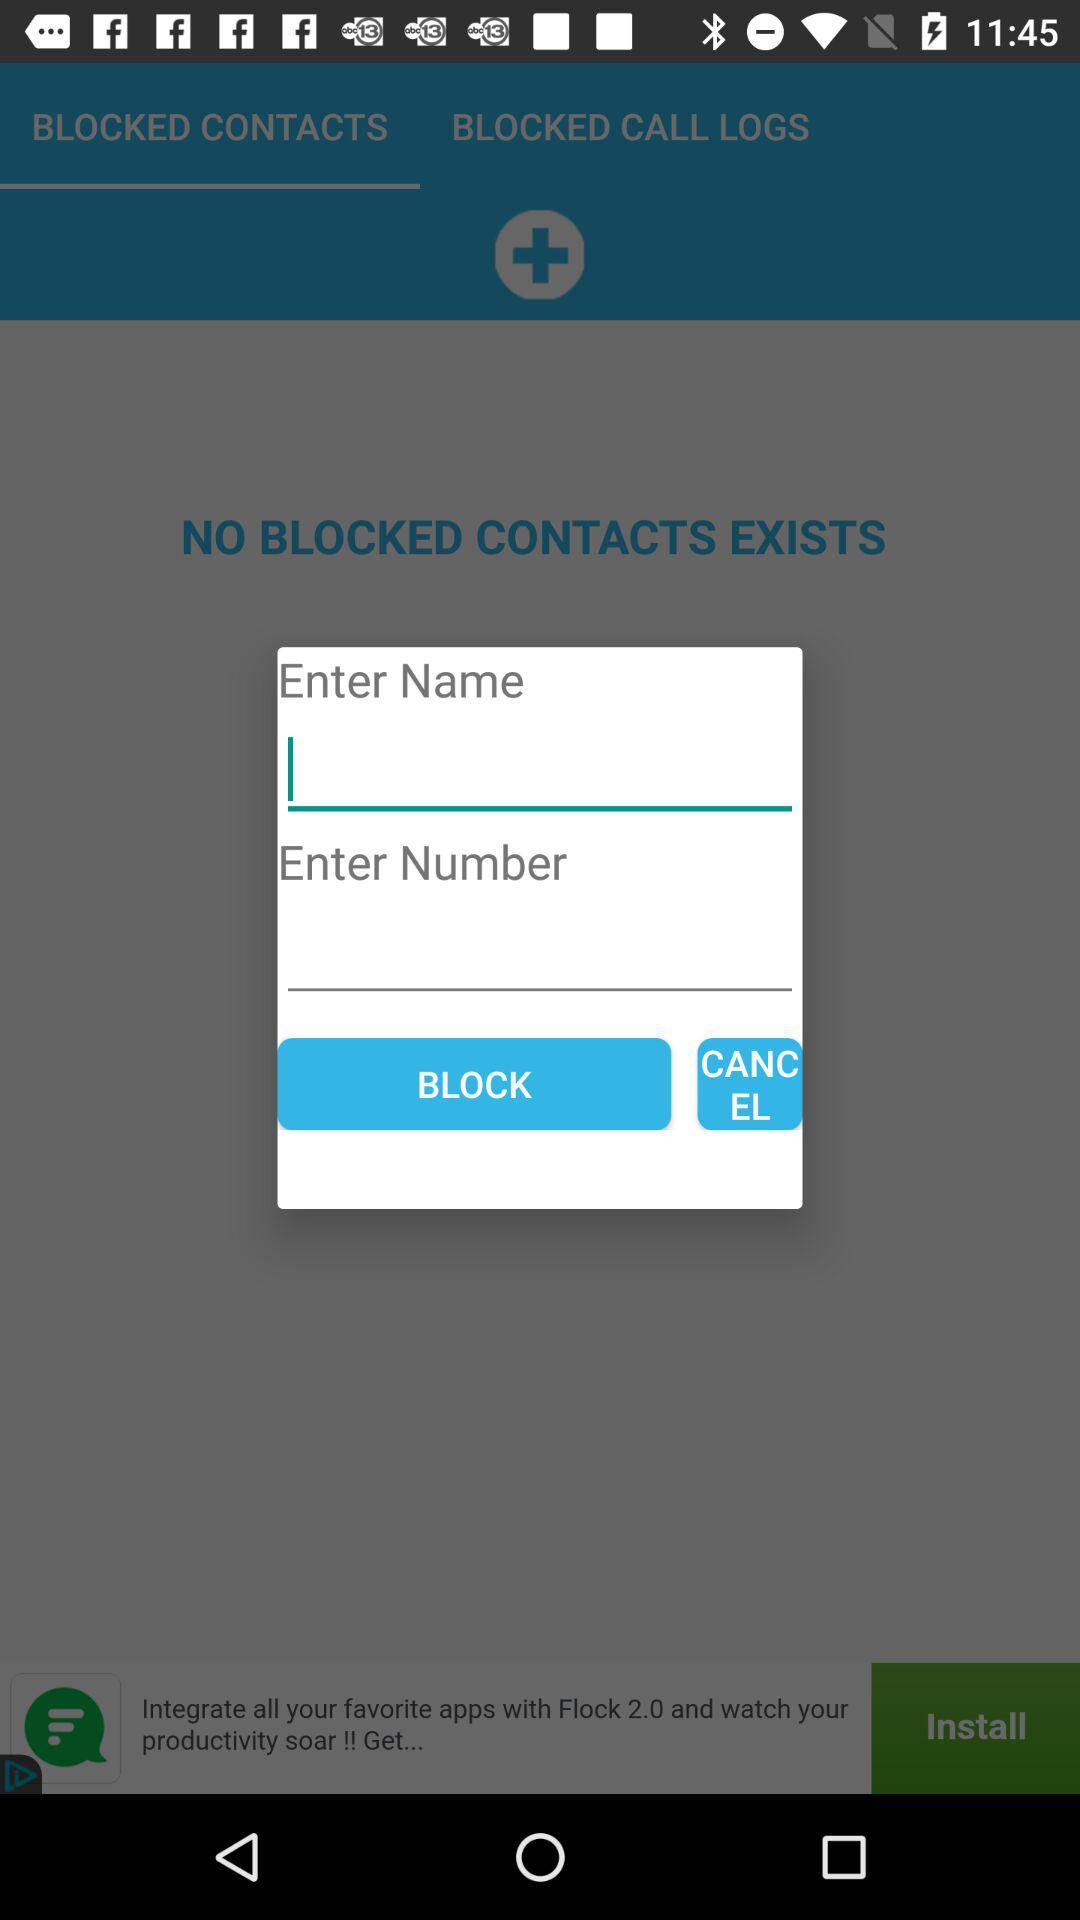  Describe the element at coordinates (749, 1083) in the screenshot. I see `the button to the right of block item` at that location.